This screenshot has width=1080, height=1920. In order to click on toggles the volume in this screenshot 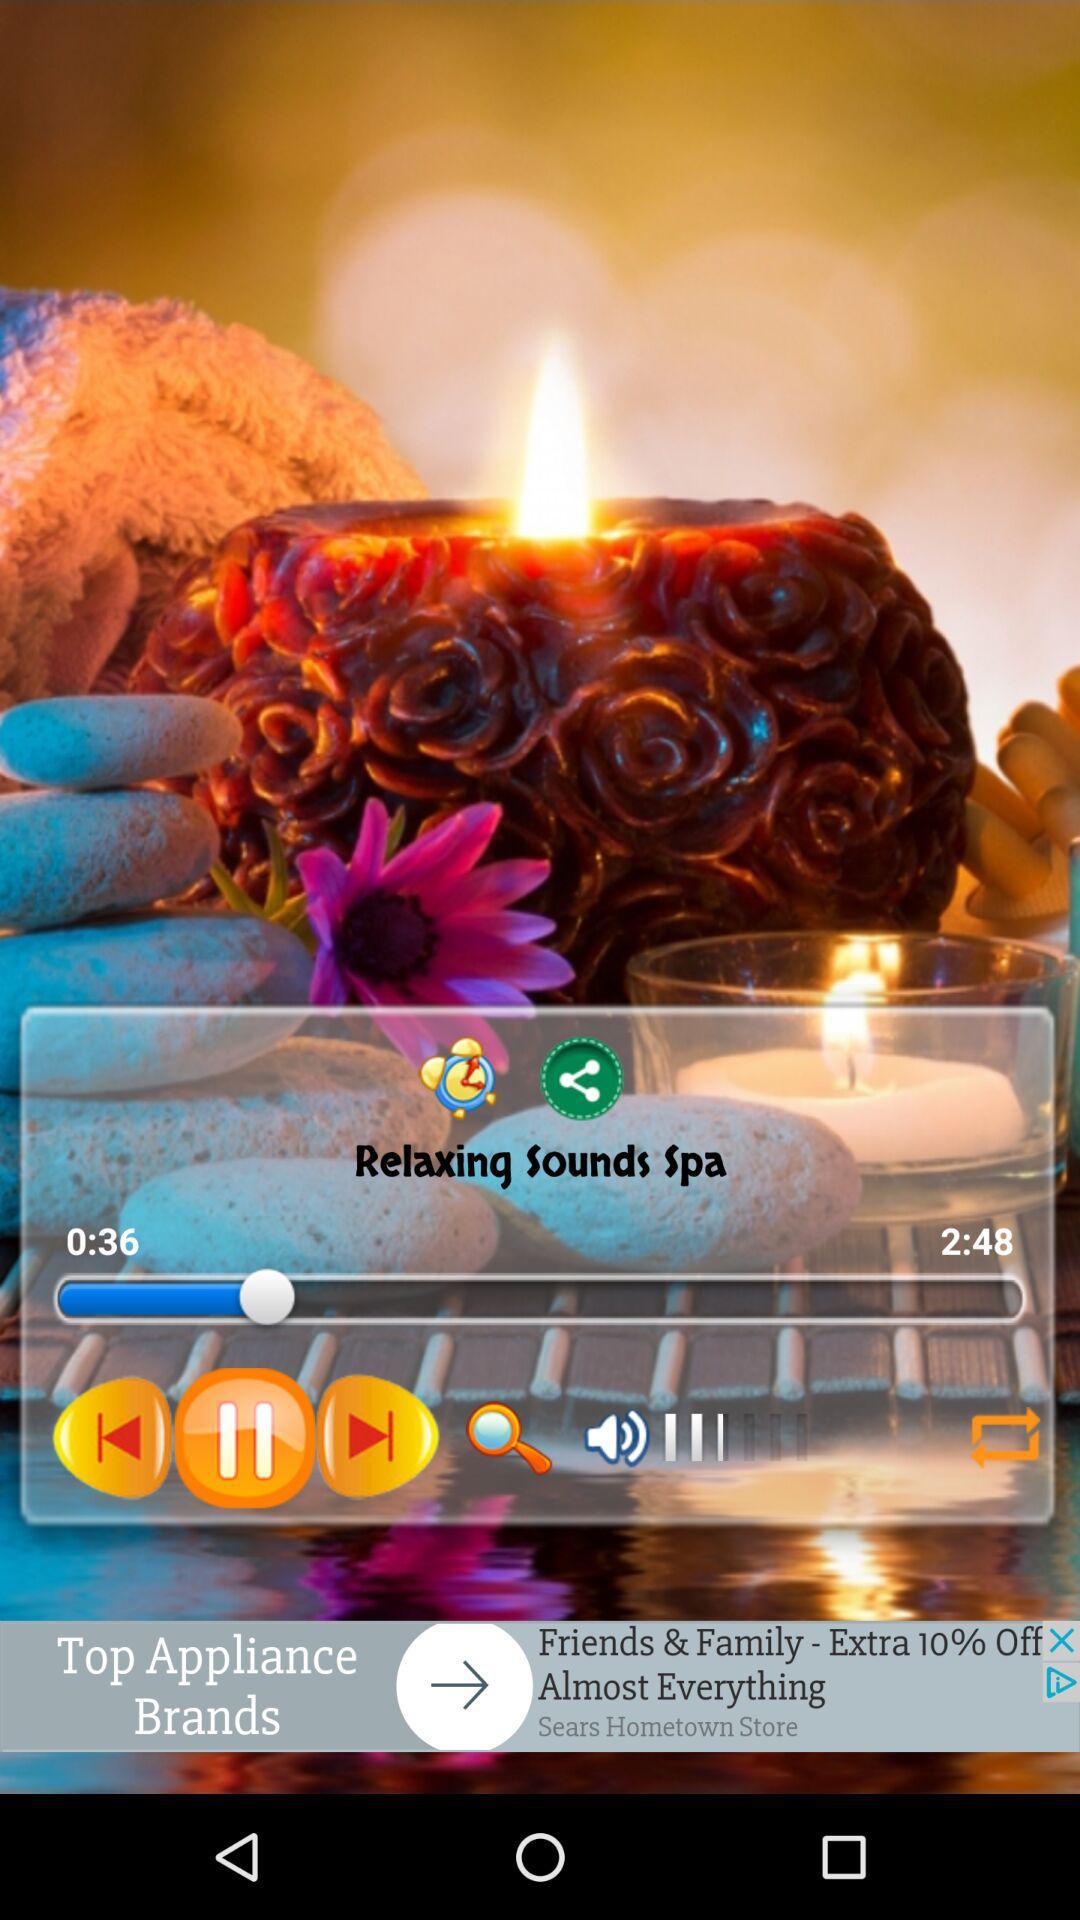, I will do `click(616, 1436)`.